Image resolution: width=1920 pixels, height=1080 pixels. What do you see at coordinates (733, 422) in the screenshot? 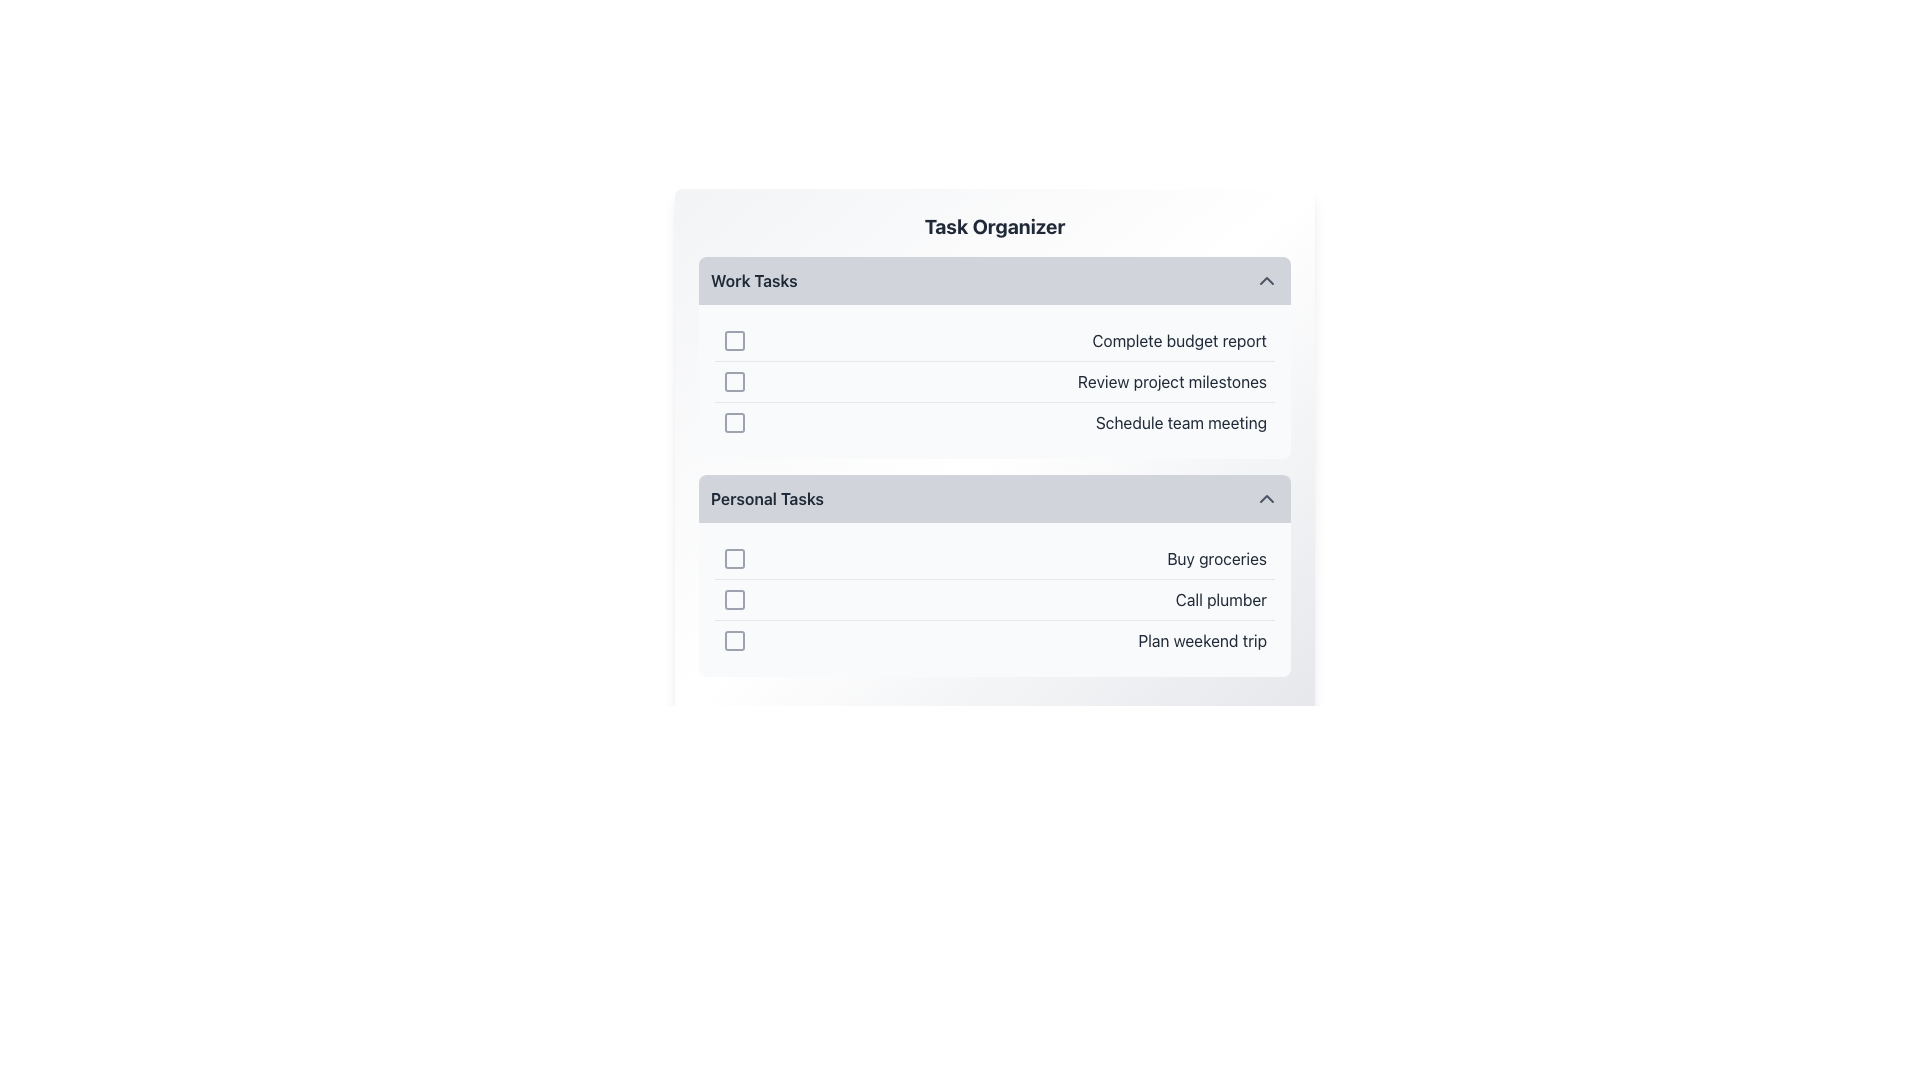
I see `the checkbox located next to the 'Schedule team meeting' task in the 'Work Tasks' section` at bounding box center [733, 422].